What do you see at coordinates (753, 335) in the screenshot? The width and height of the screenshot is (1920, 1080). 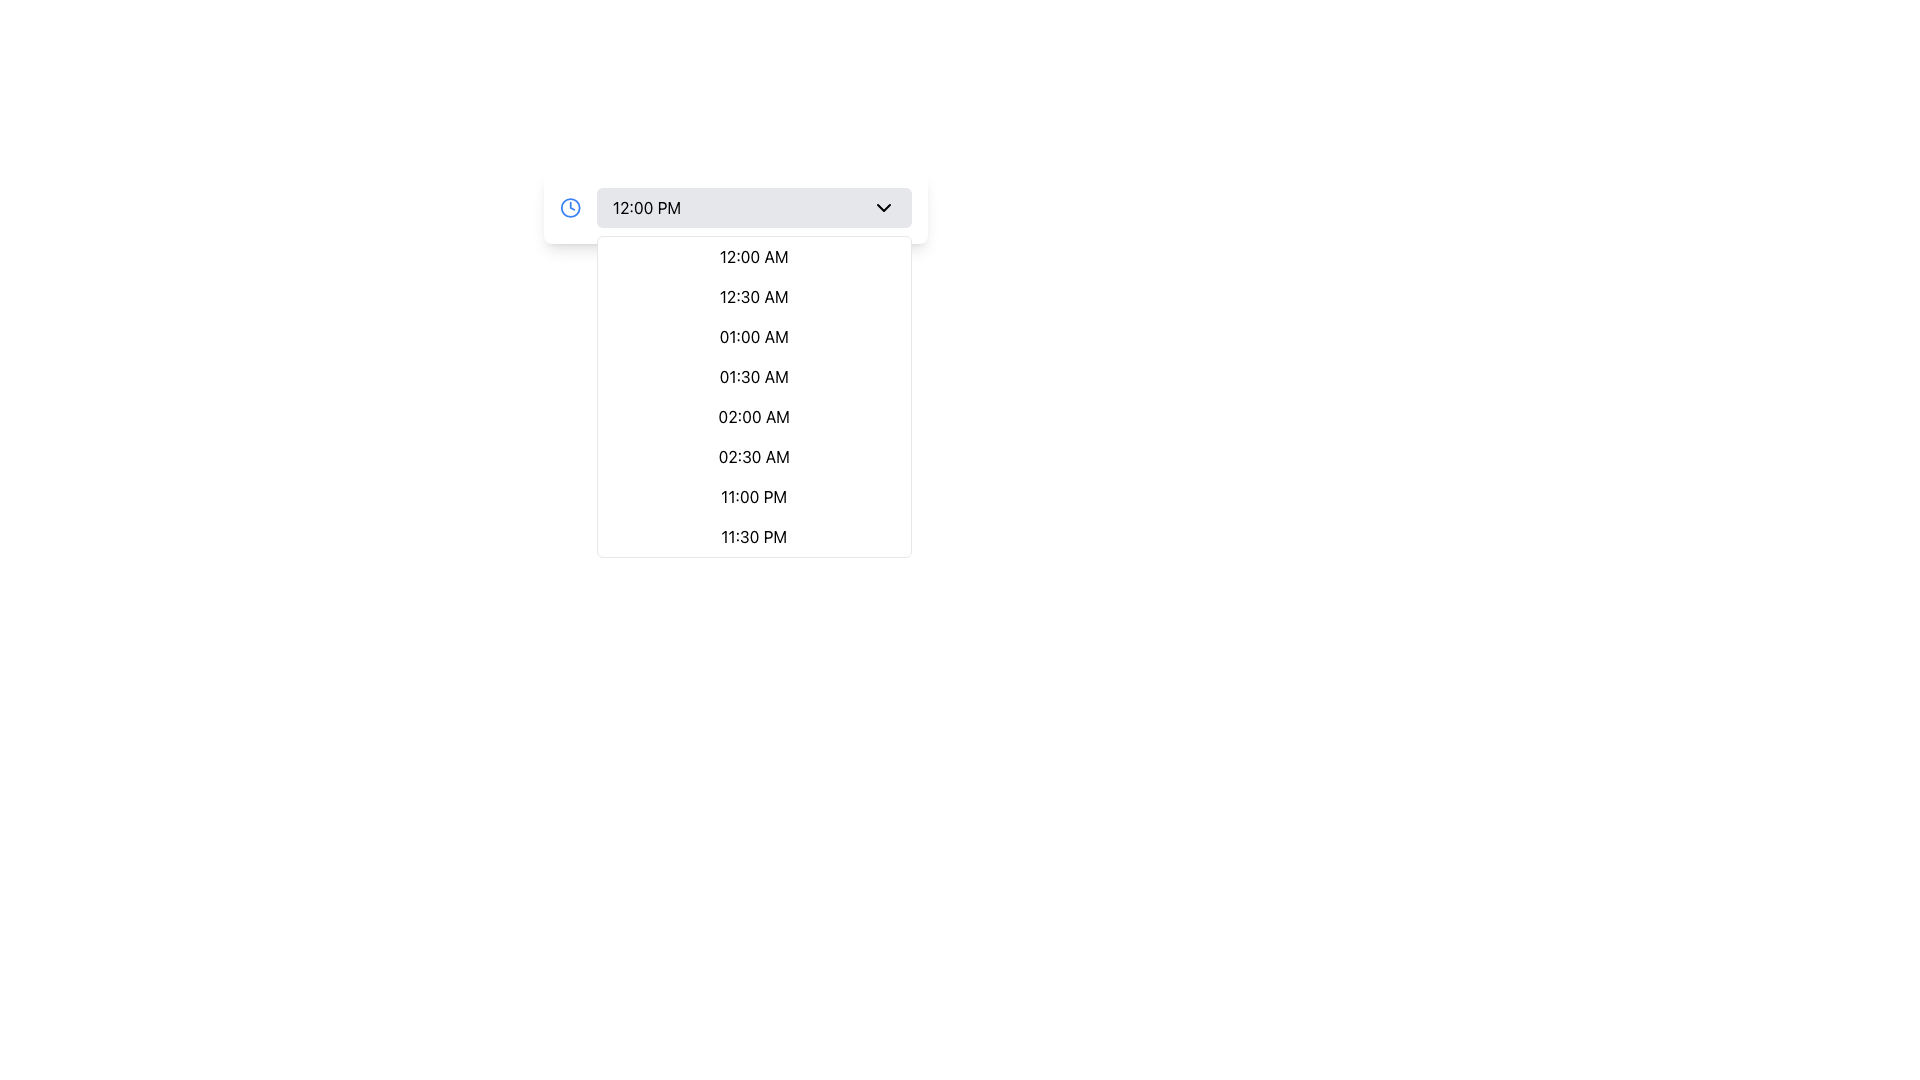 I see `the text-based list item displaying '01:00 AM'` at bounding box center [753, 335].